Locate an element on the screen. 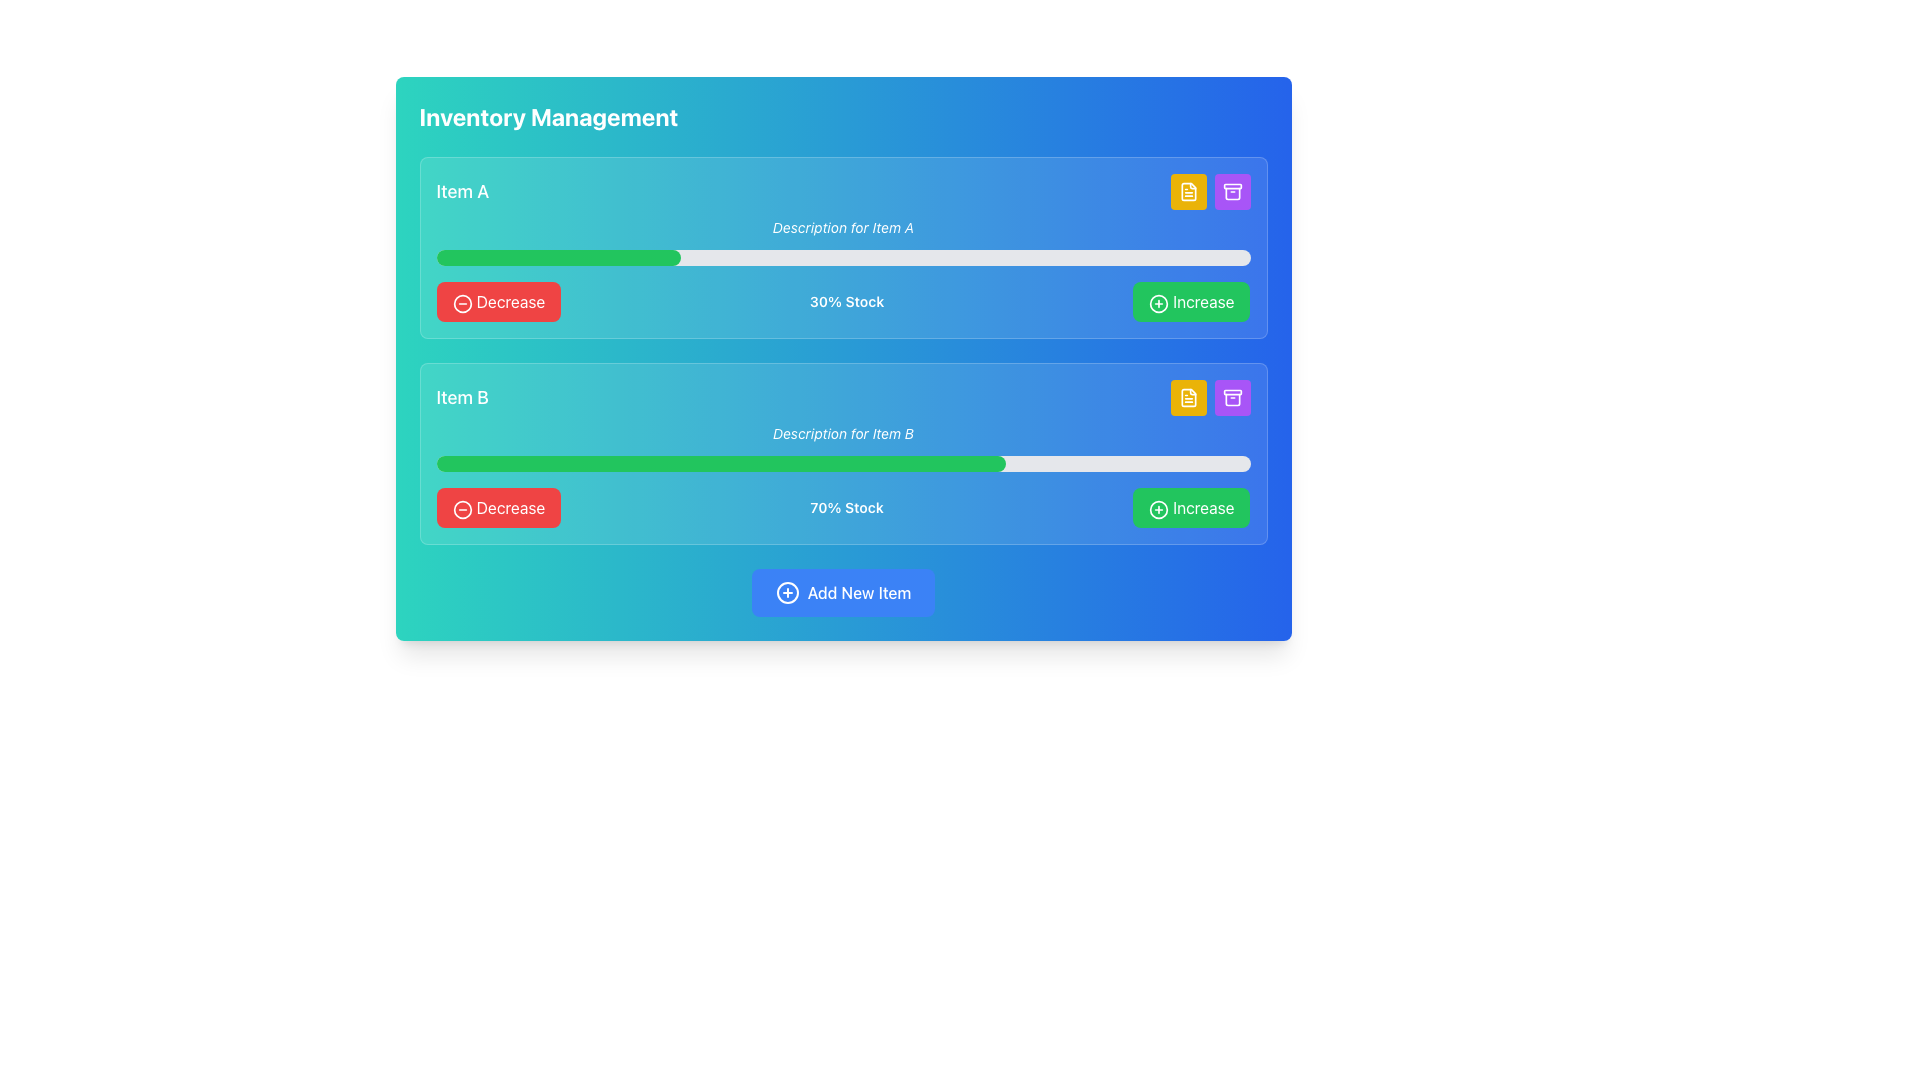 The width and height of the screenshot is (1920, 1080). the red 'Decrease' button with rounded corners and a minus icon to initiate the decrease action is located at coordinates (498, 507).